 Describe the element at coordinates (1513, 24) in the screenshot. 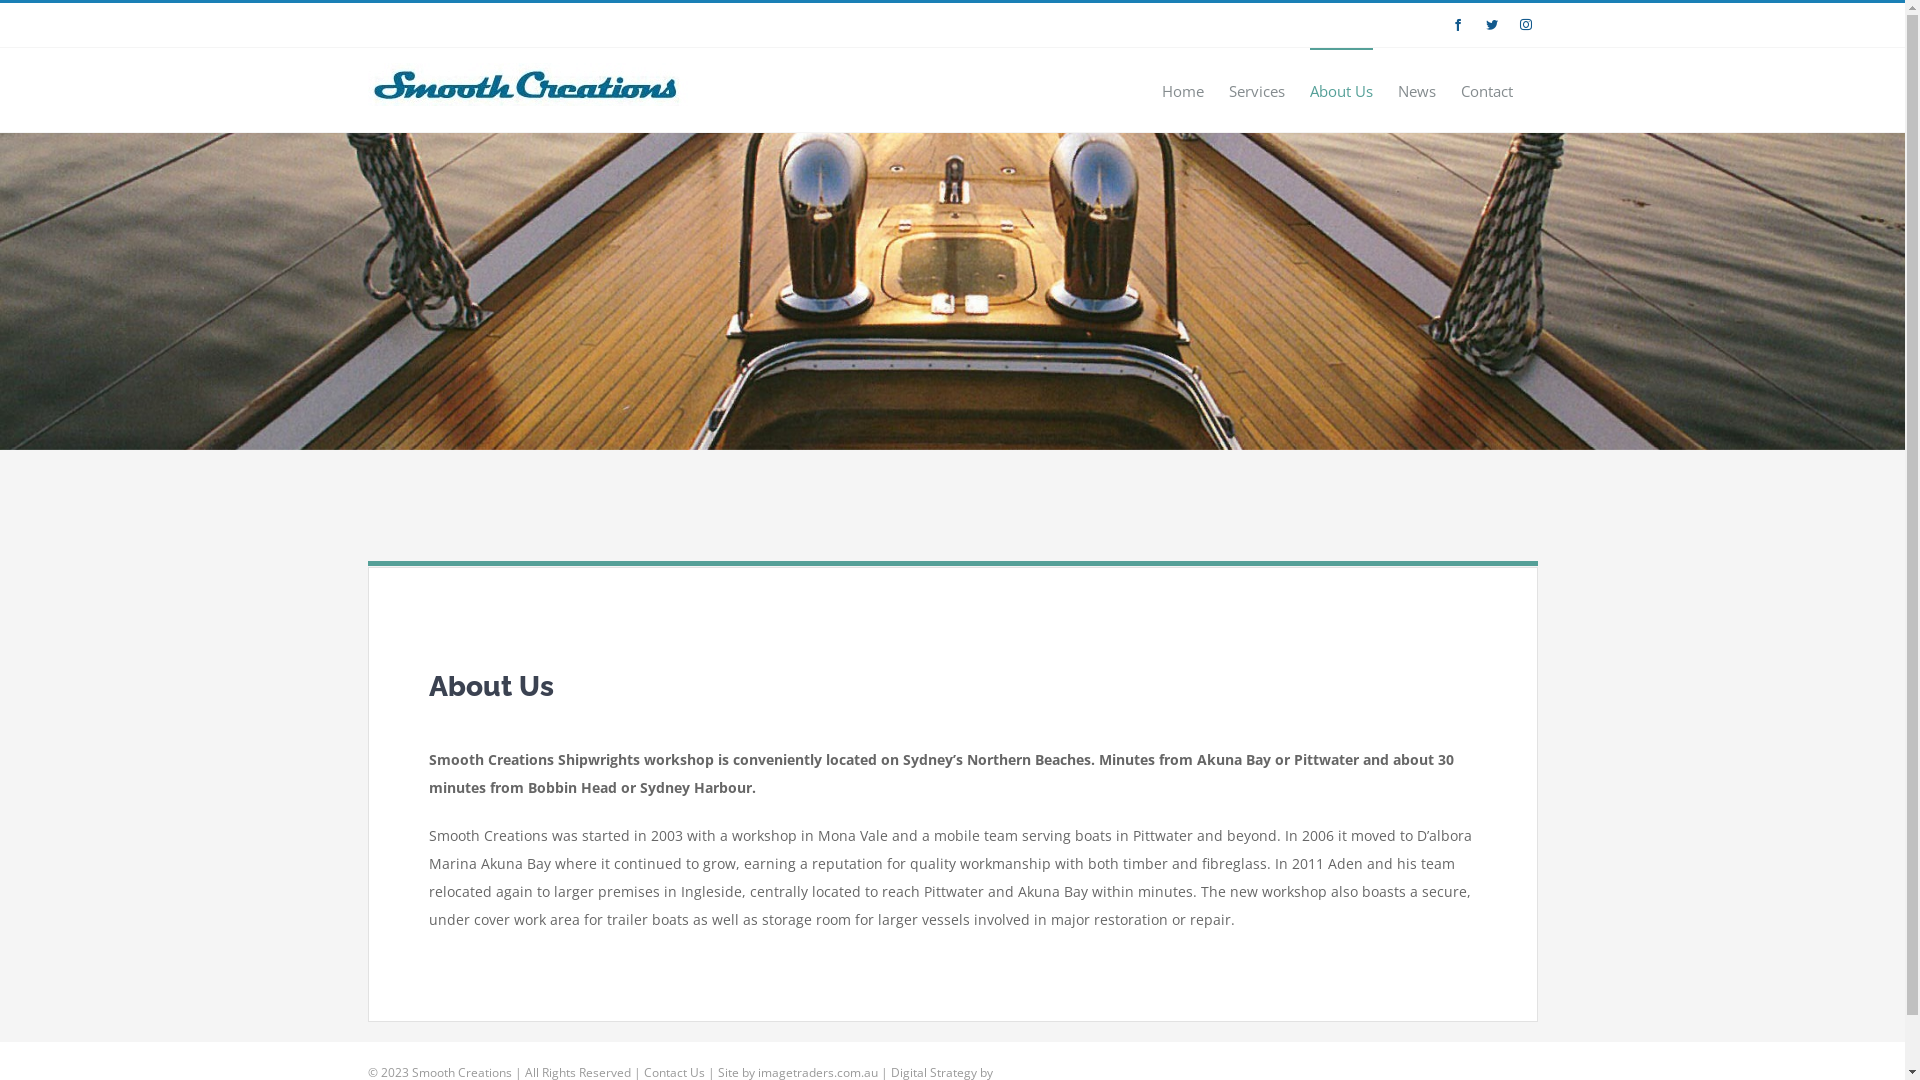

I see `'Instagram'` at that location.